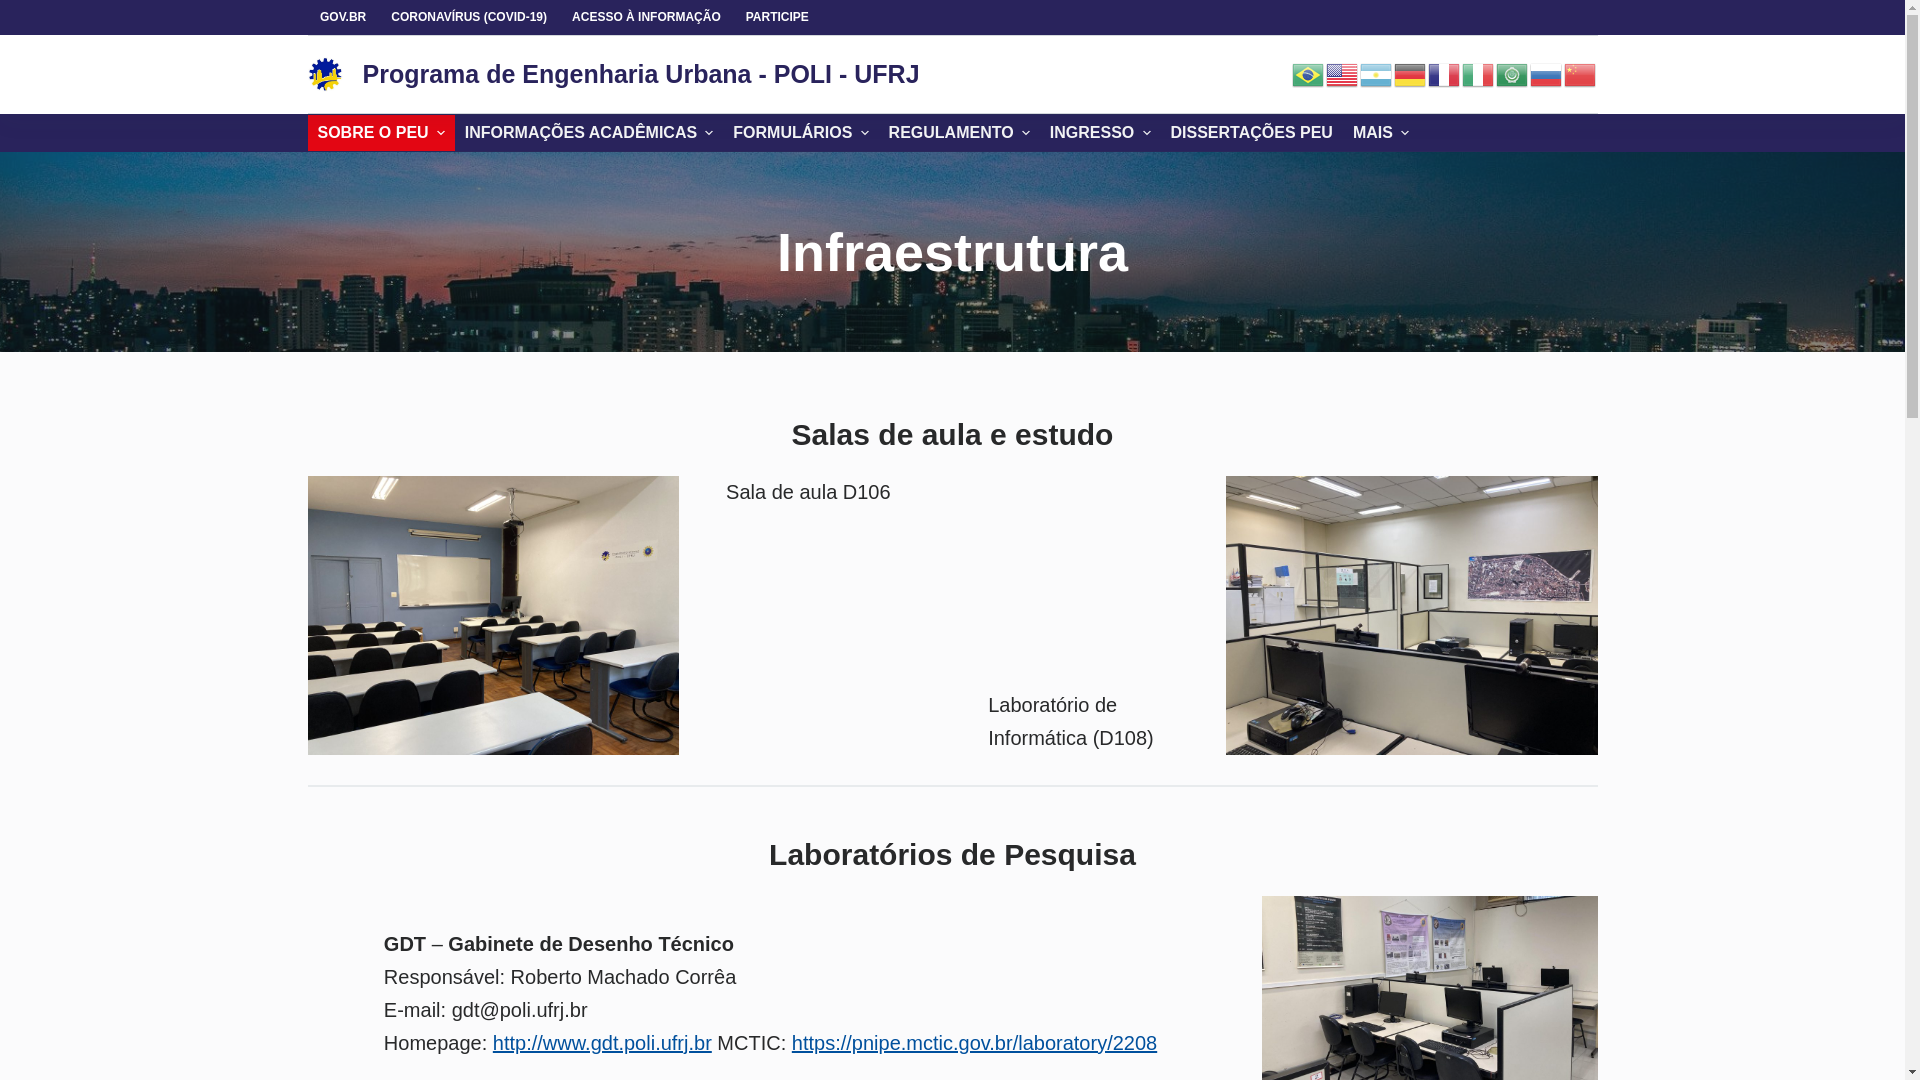 Image resolution: width=1920 pixels, height=1080 pixels. I want to click on 'INGRESSO', so click(1099, 132).